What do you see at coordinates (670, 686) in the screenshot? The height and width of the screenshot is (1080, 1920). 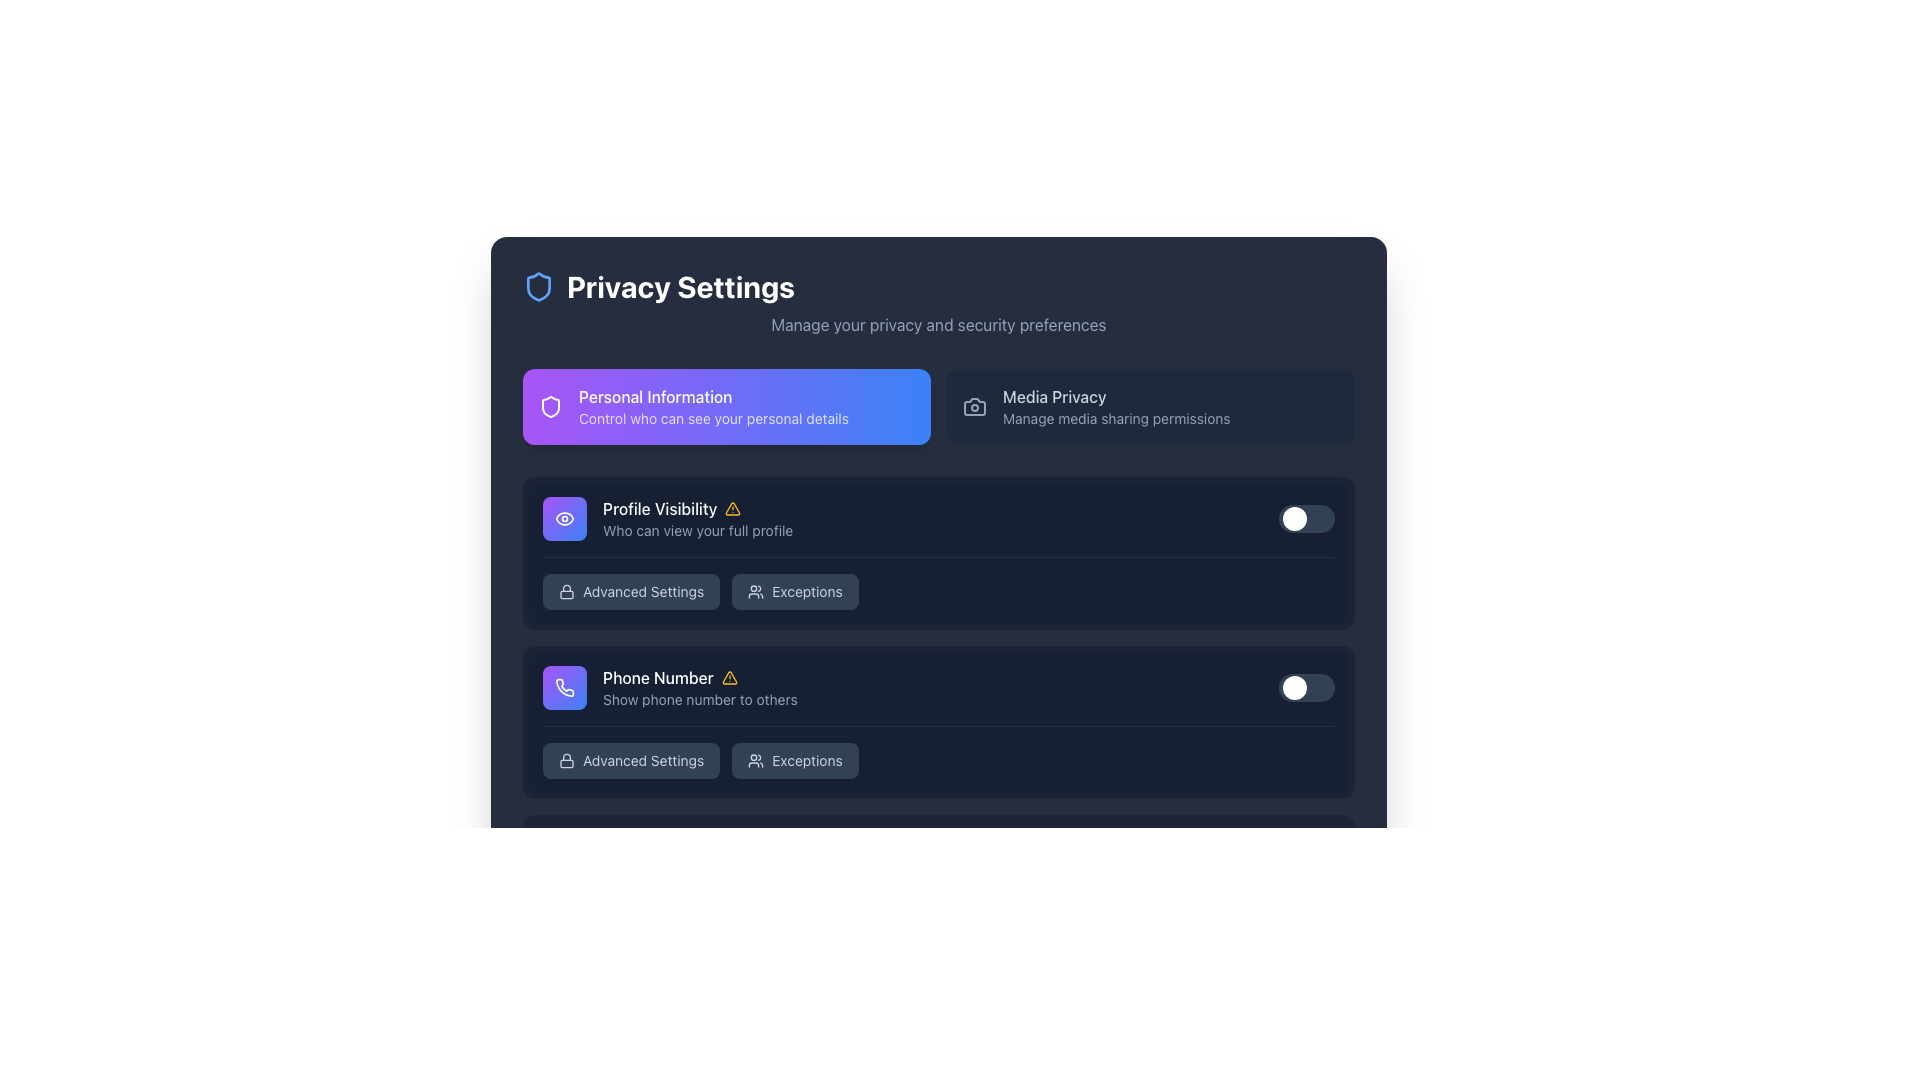 I see `the warning icon located next to the title 'Phone Number' in the Information display within the 'Privacy Settings' interface` at bounding box center [670, 686].